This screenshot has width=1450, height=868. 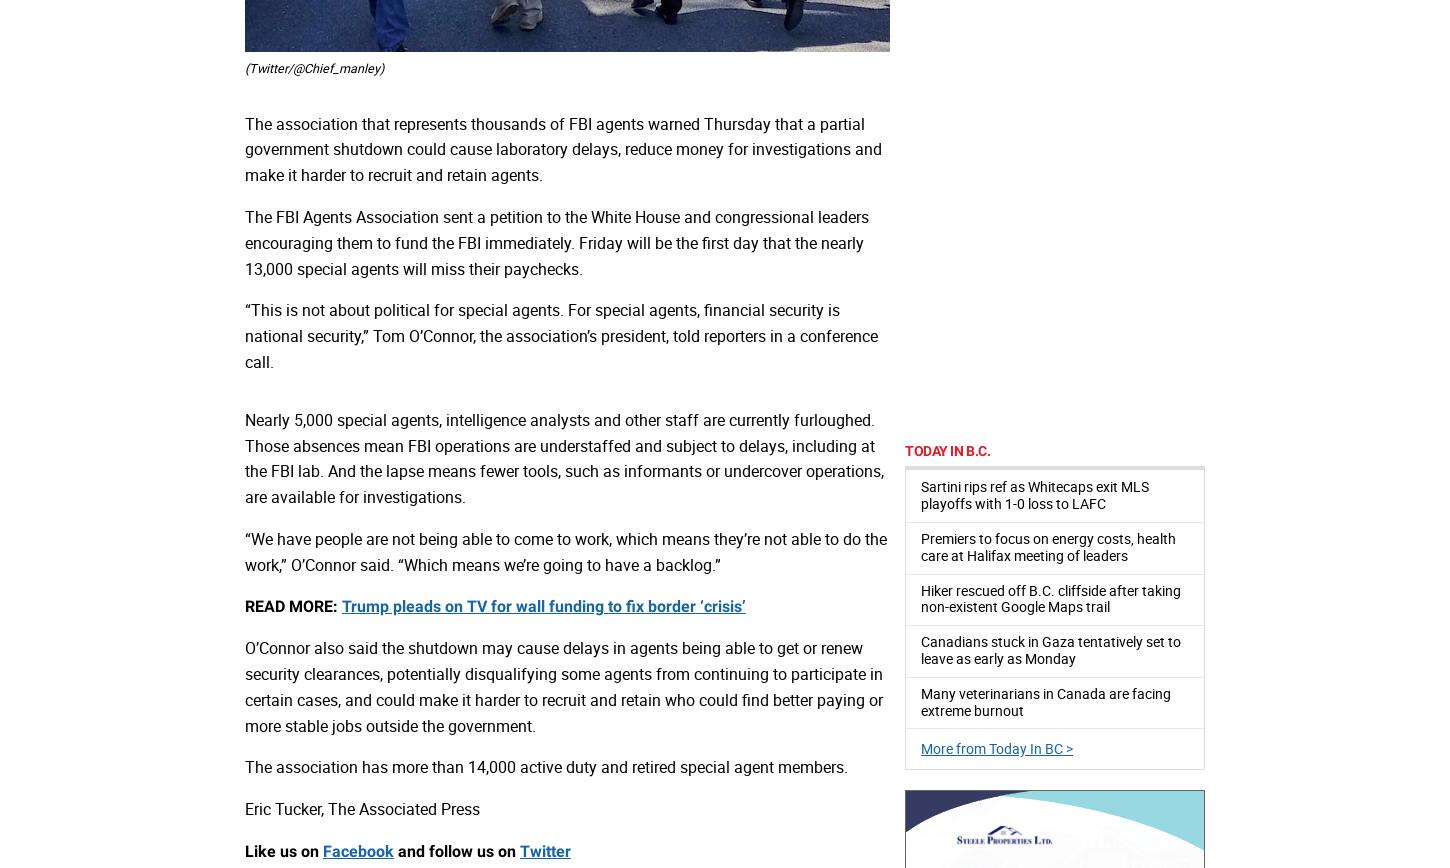 What do you see at coordinates (561, 335) in the screenshot?
I see `'“This is not about political for special agents. For special agents, financial security is national security,” Tom O’Connor, the association’s president, told reporters in a conference call.'` at bounding box center [561, 335].